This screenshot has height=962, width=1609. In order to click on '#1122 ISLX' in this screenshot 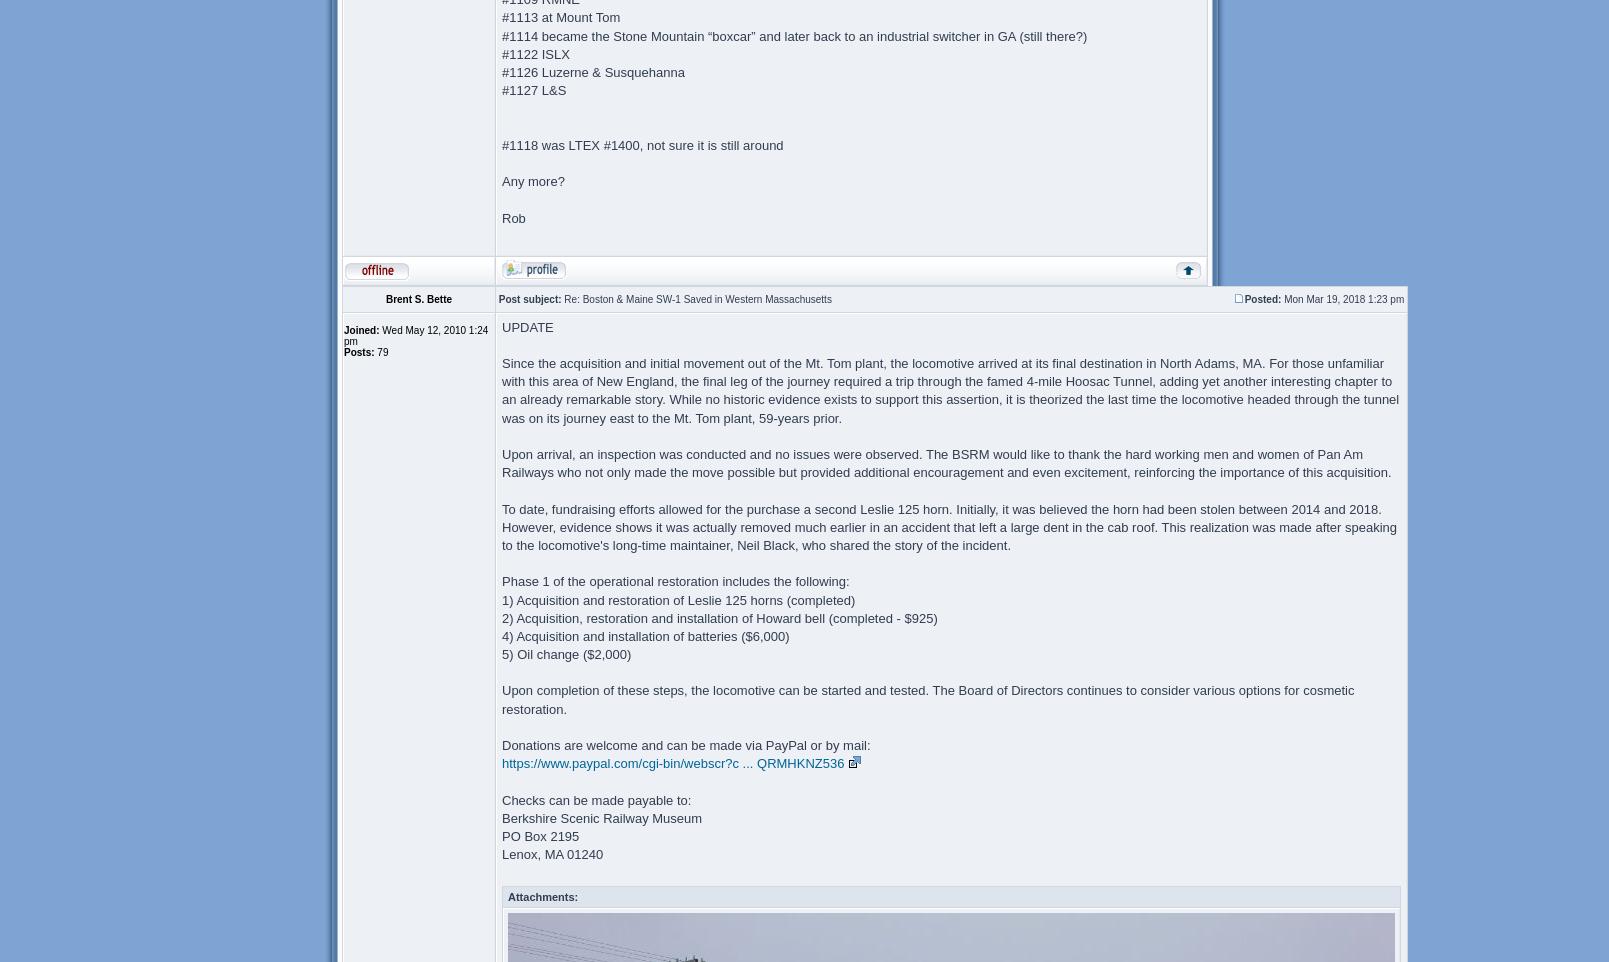, I will do `click(534, 53)`.